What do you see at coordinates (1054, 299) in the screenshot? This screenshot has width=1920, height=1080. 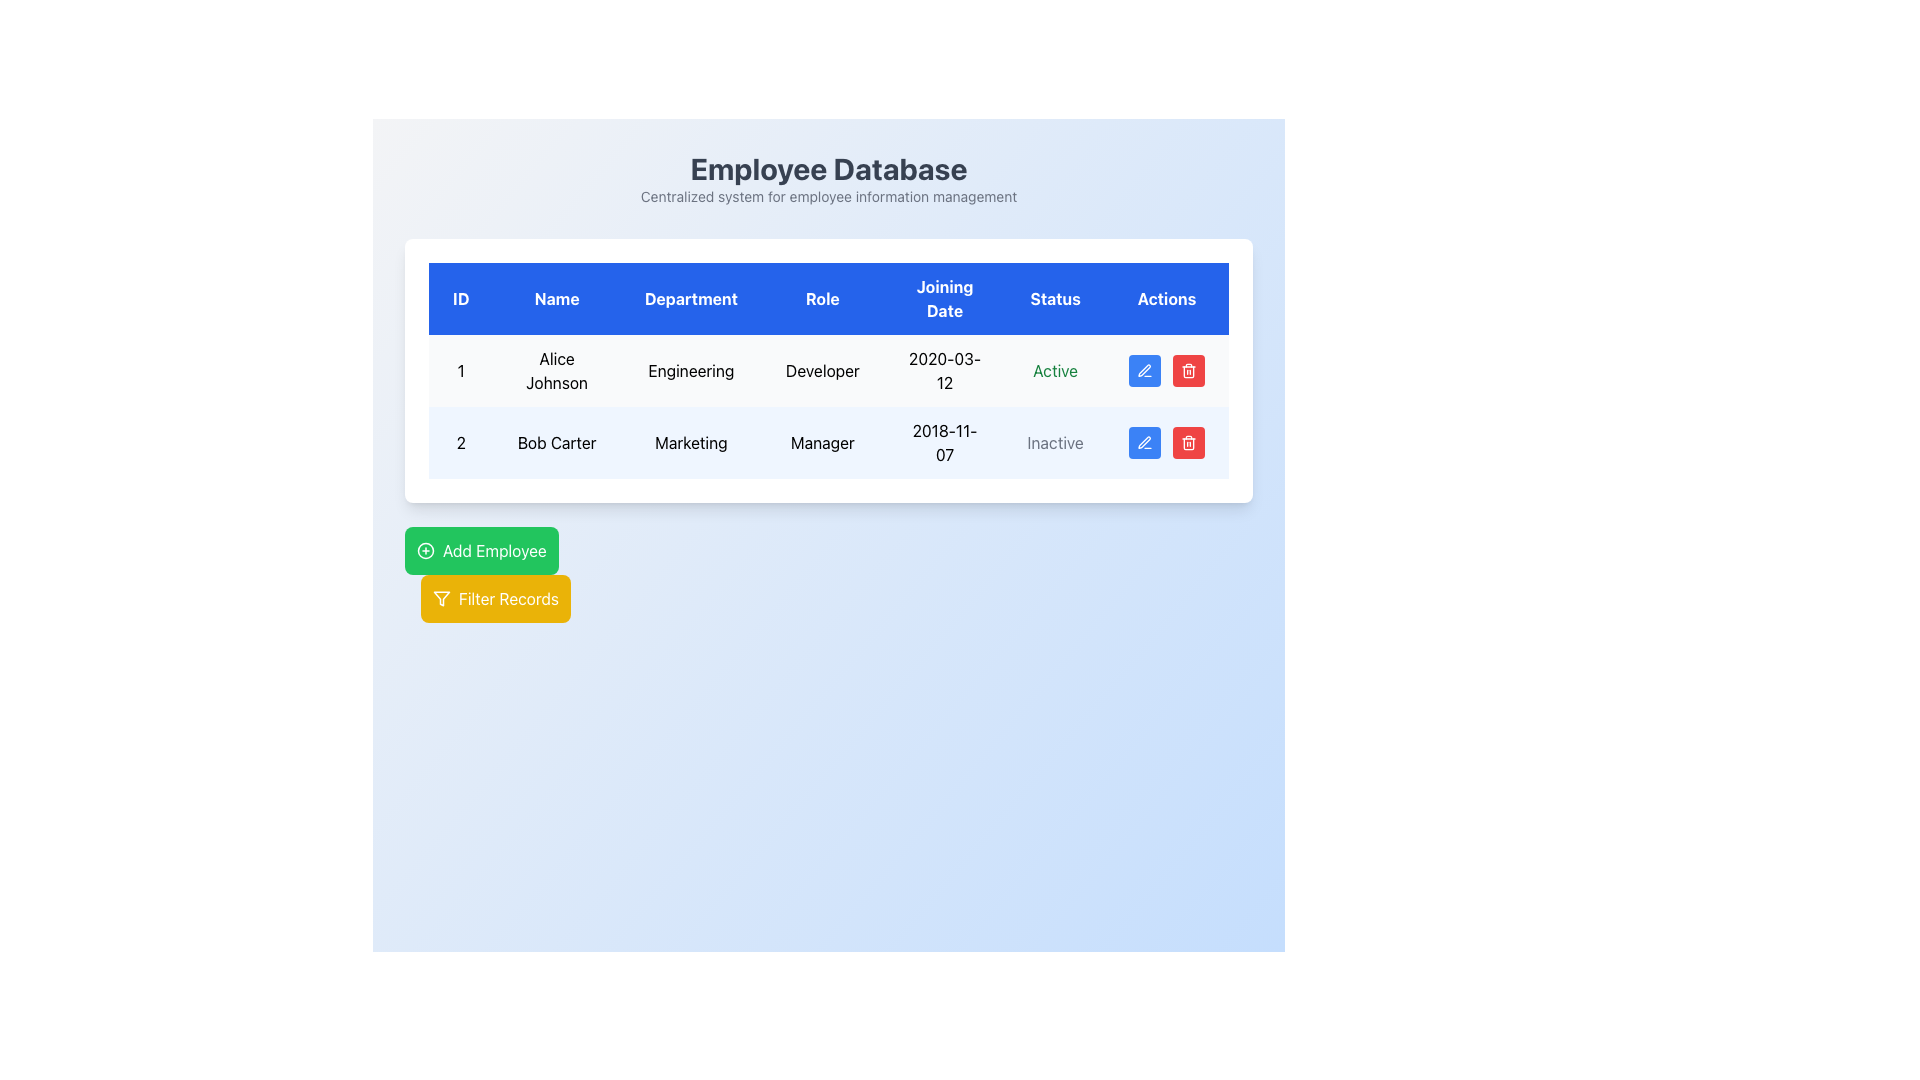 I see `the header label displaying 'Status' which is centered in a blue rectangular box, located in the sixth column of the header row of the data table` at bounding box center [1054, 299].